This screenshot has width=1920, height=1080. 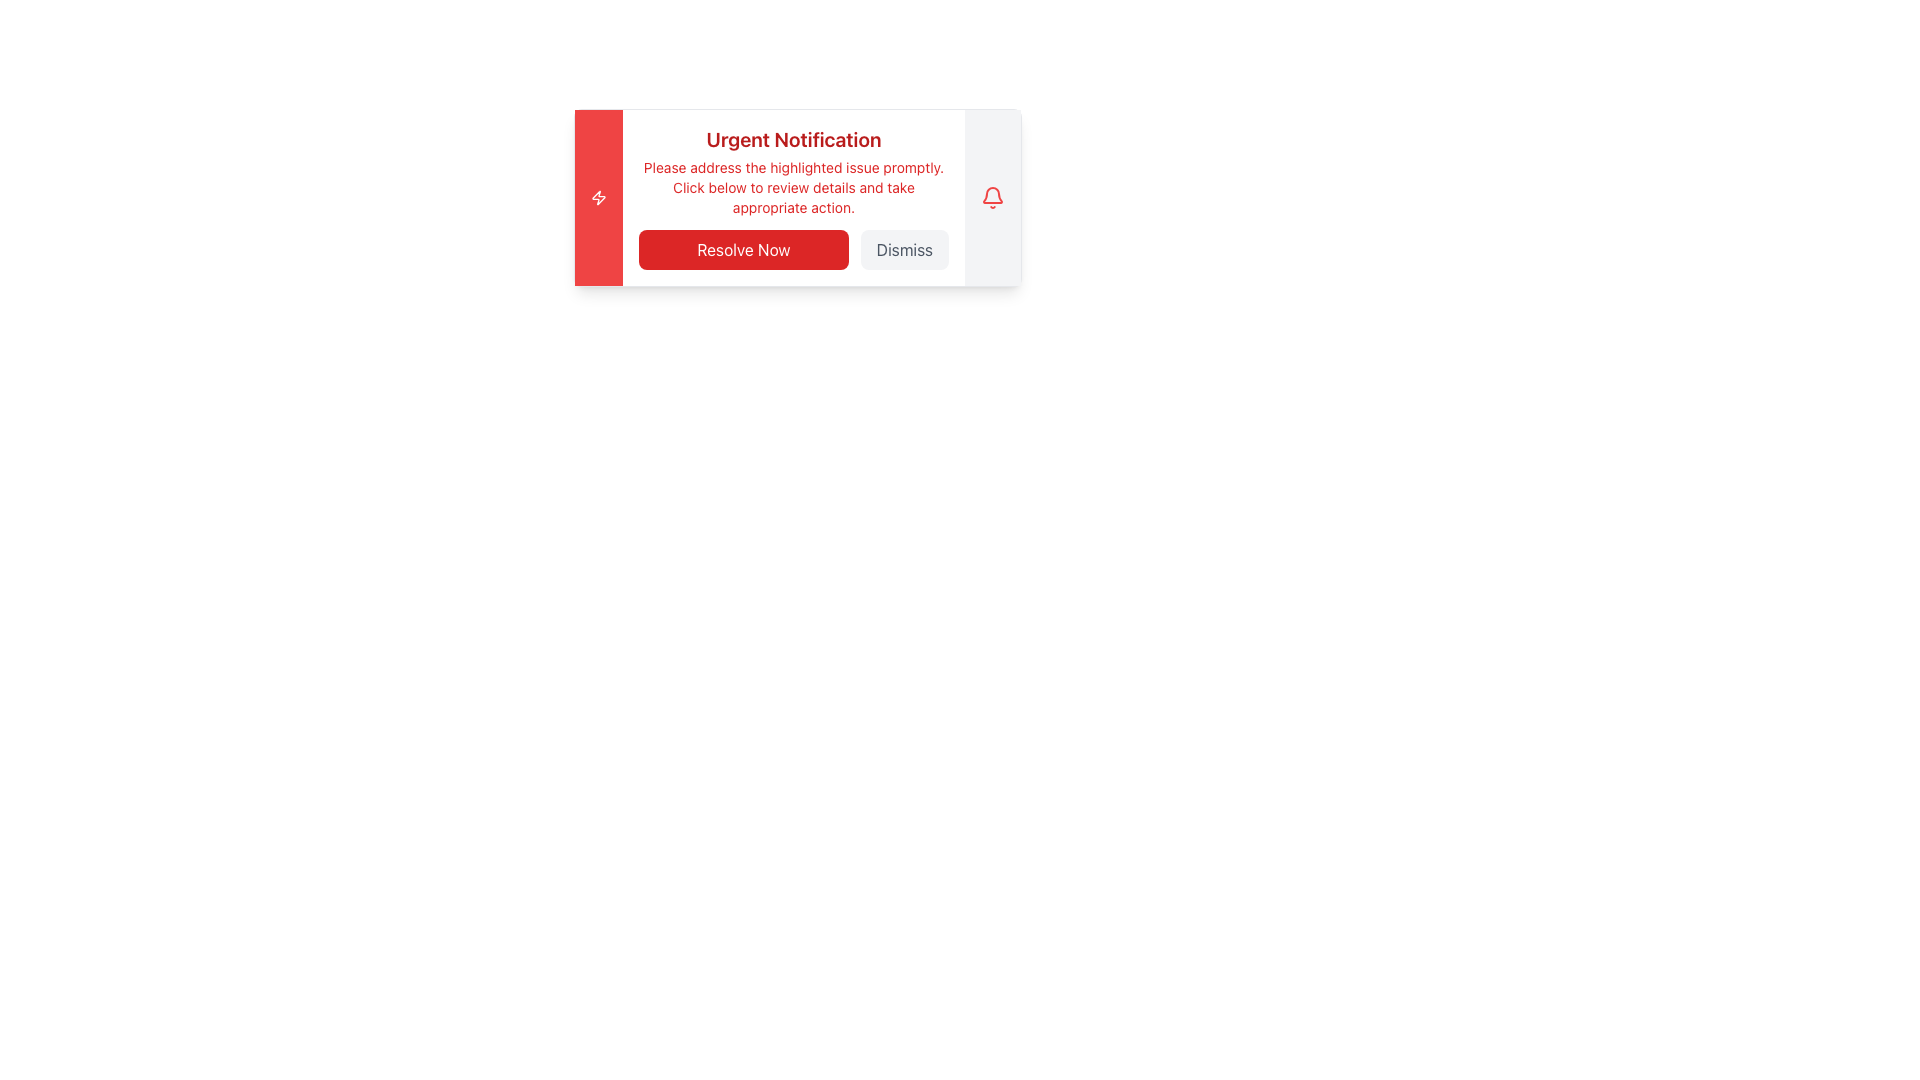 I want to click on the urgency icon located within the vertically aligned red rectangular block on the far-left side of the notification card, centrally aligned within the block, so click(x=598, y=197).